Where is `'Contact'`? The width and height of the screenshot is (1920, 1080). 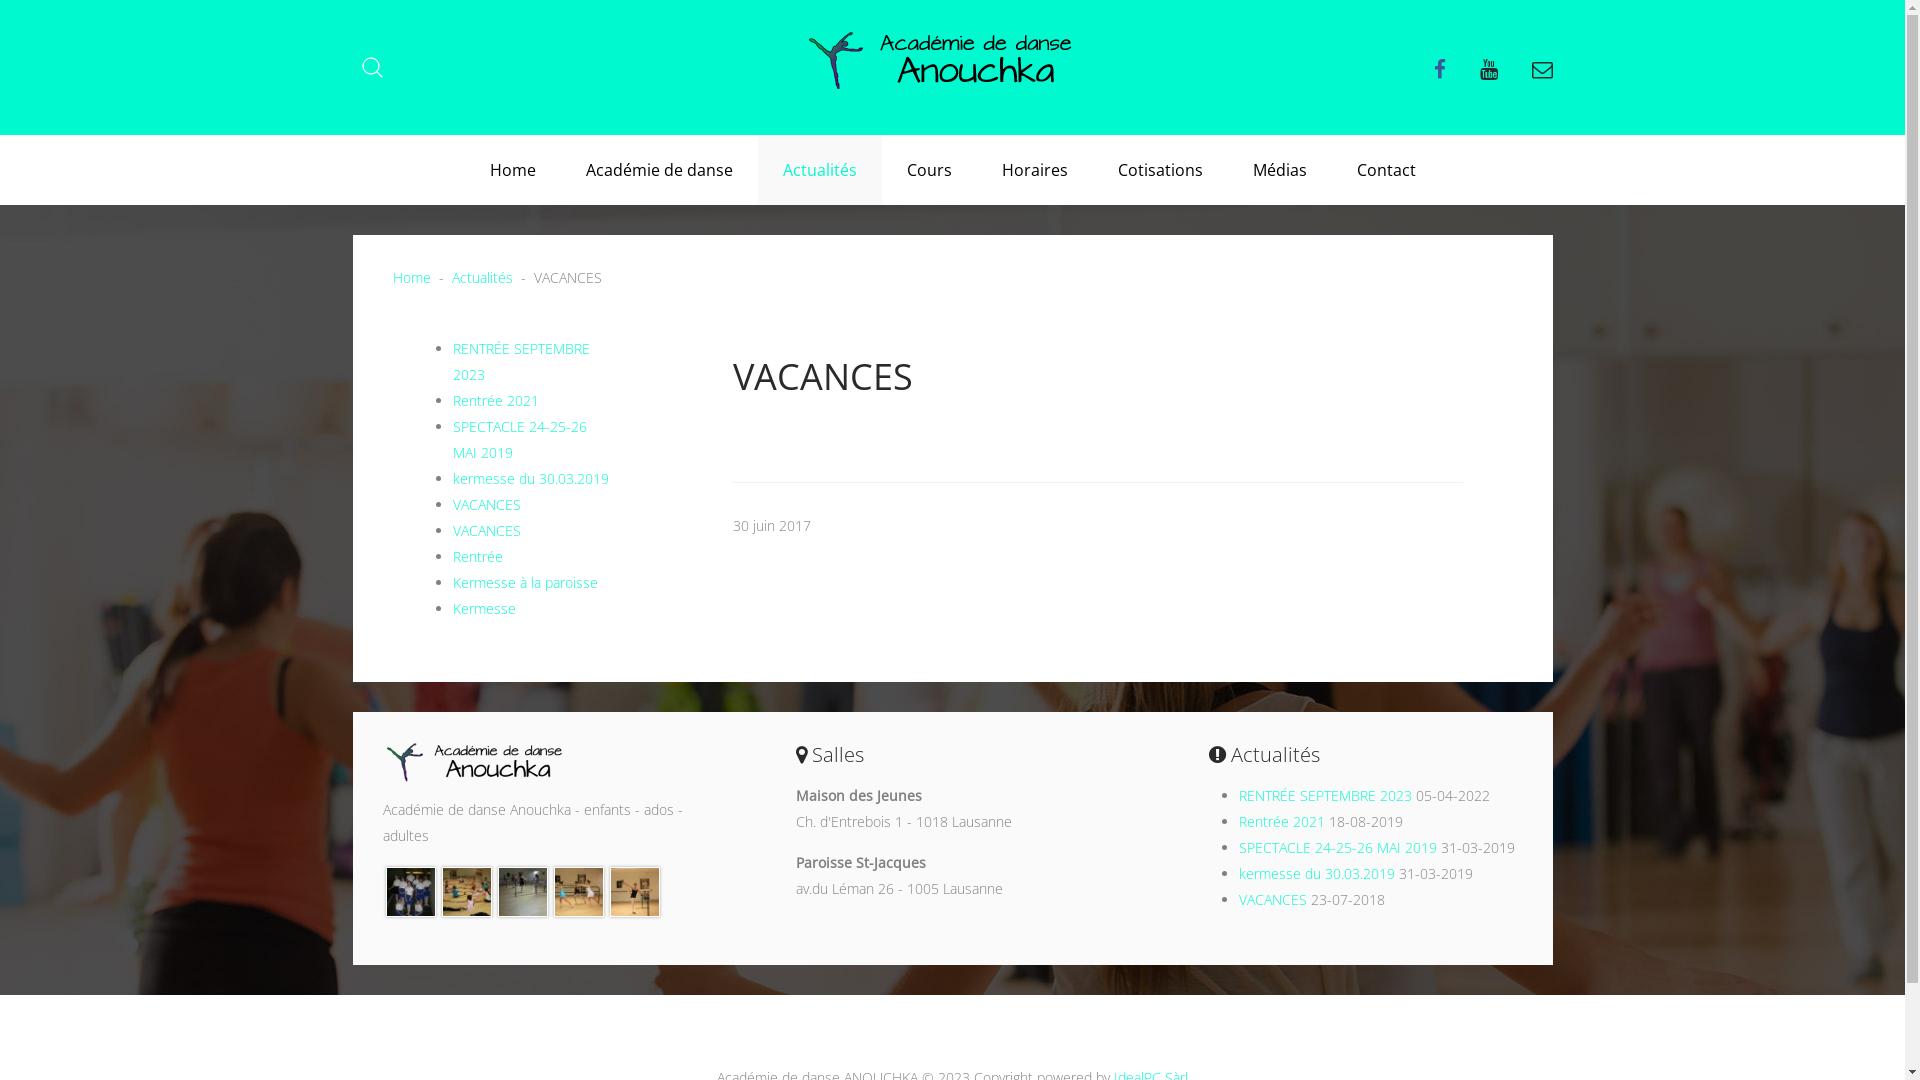
'Contact' is located at coordinates (1385, 168).